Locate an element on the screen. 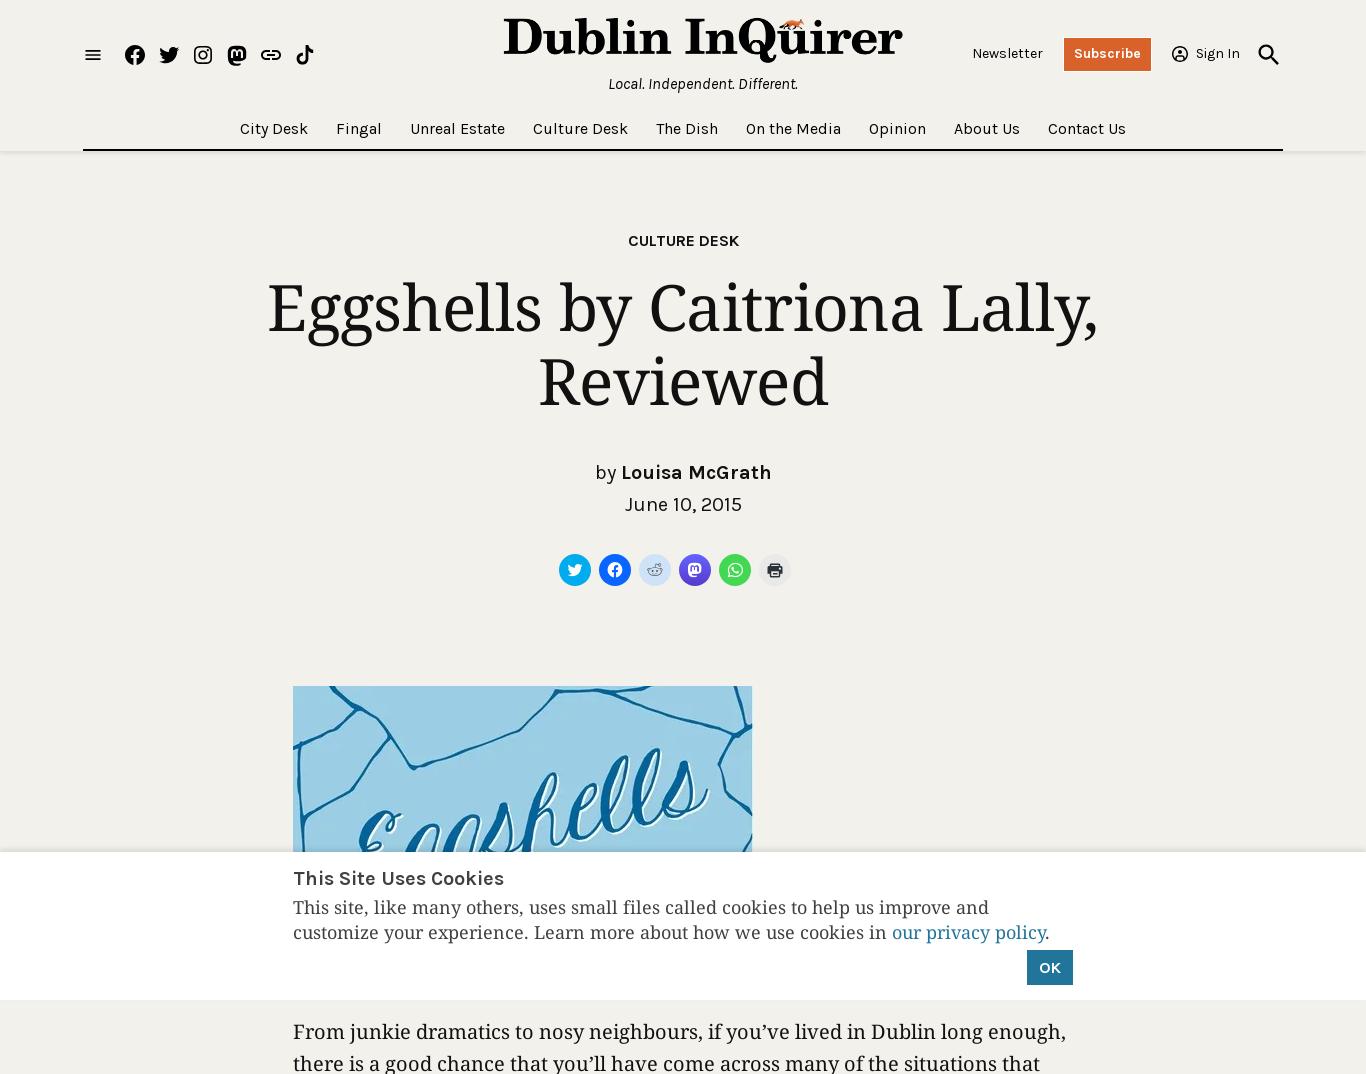 The height and width of the screenshot is (1074, 1366). 'Sign up for free and get an extra article.' is located at coordinates (520, 448).